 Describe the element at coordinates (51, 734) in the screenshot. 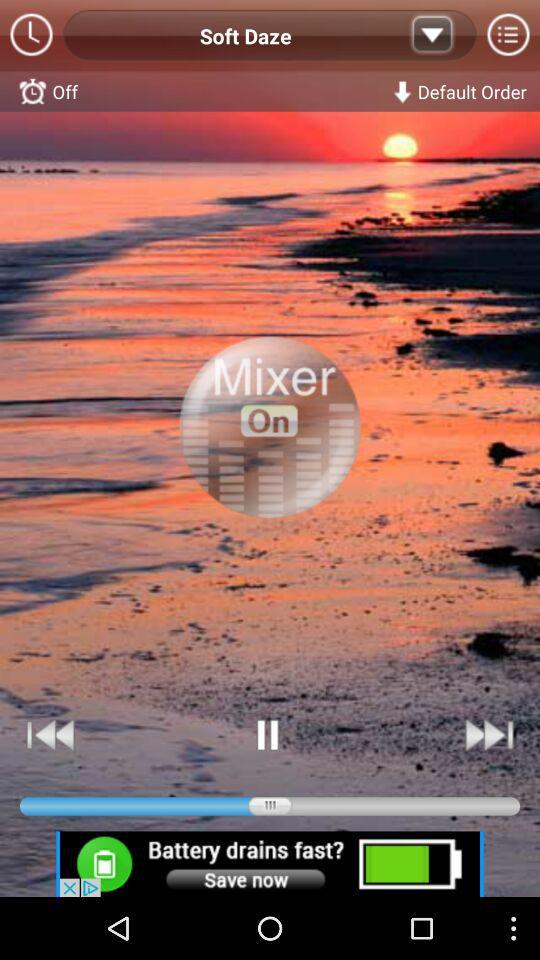

I see `back` at that location.